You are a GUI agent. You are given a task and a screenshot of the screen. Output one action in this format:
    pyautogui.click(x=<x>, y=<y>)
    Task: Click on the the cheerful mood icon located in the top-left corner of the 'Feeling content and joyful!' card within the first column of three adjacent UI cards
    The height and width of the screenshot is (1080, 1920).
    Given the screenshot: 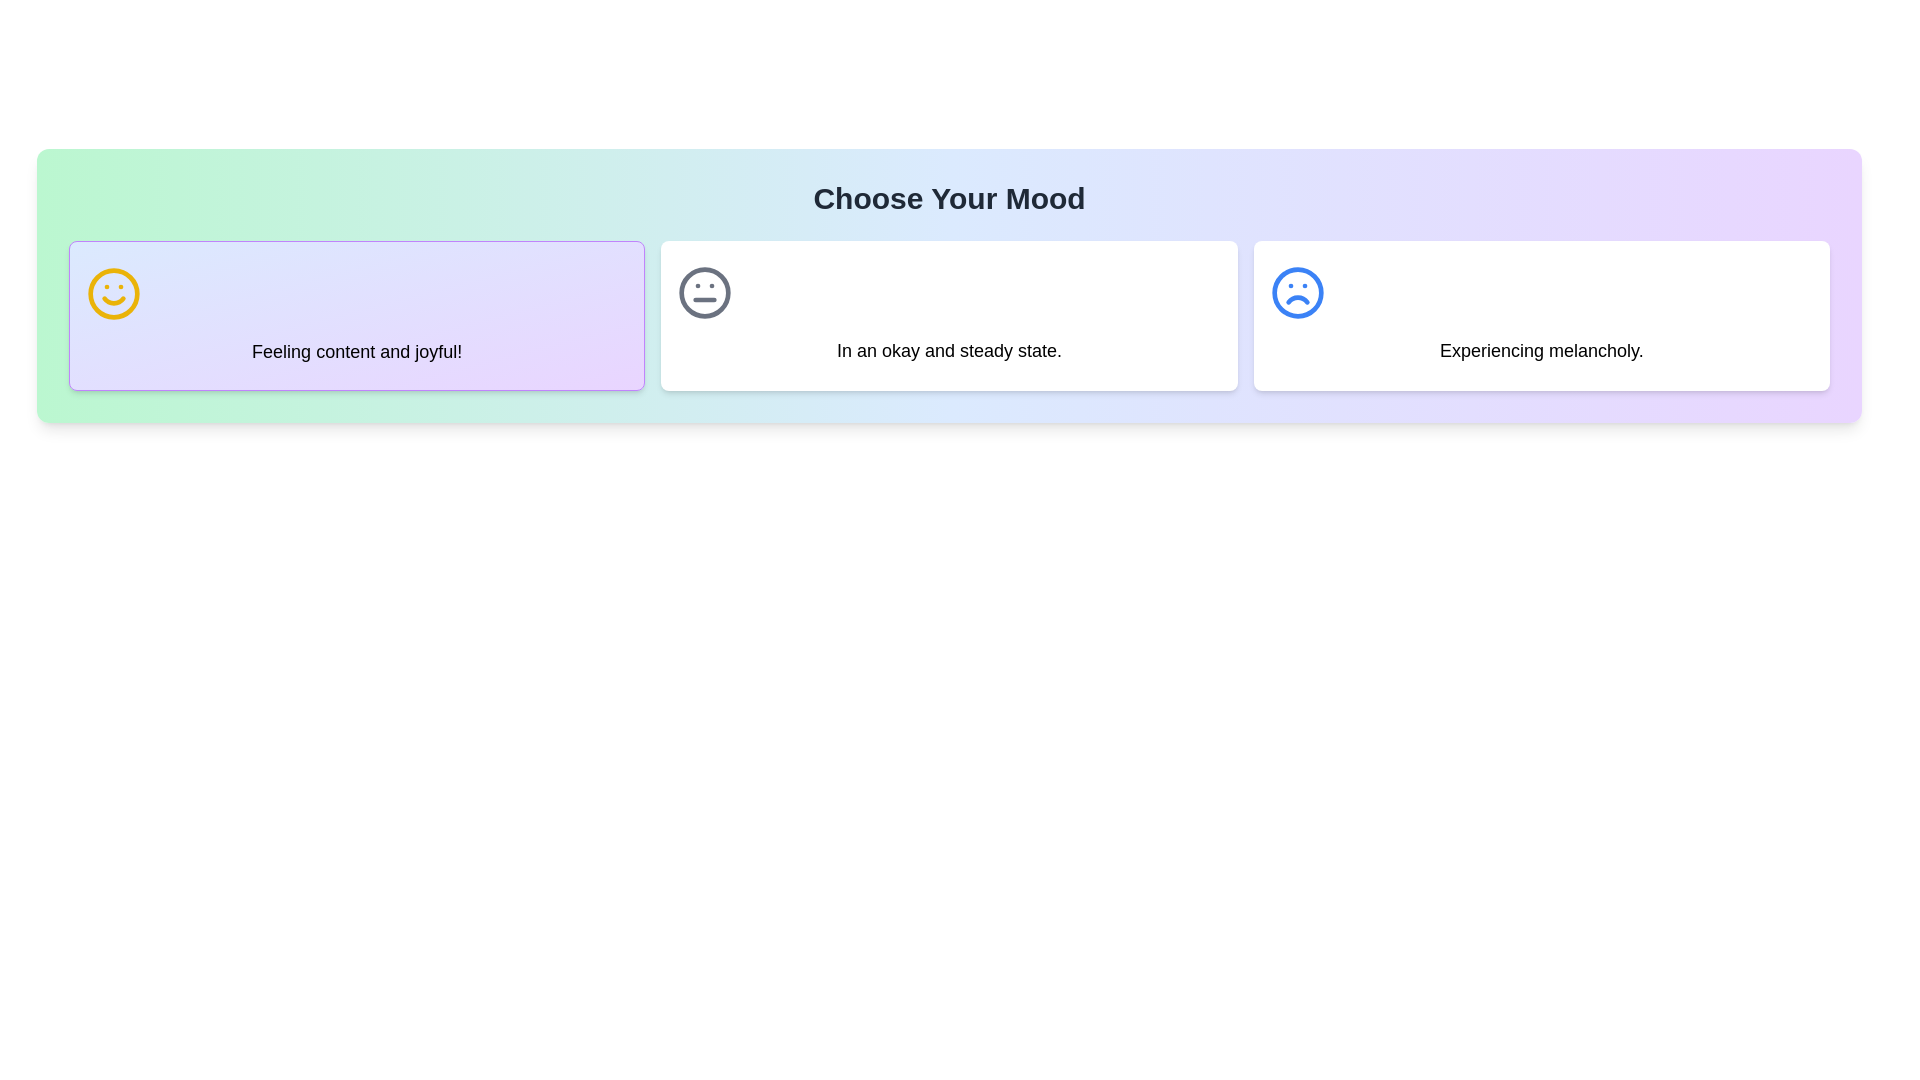 What is the action you would take?
    pyautogui.click(x=113, y=293)
    